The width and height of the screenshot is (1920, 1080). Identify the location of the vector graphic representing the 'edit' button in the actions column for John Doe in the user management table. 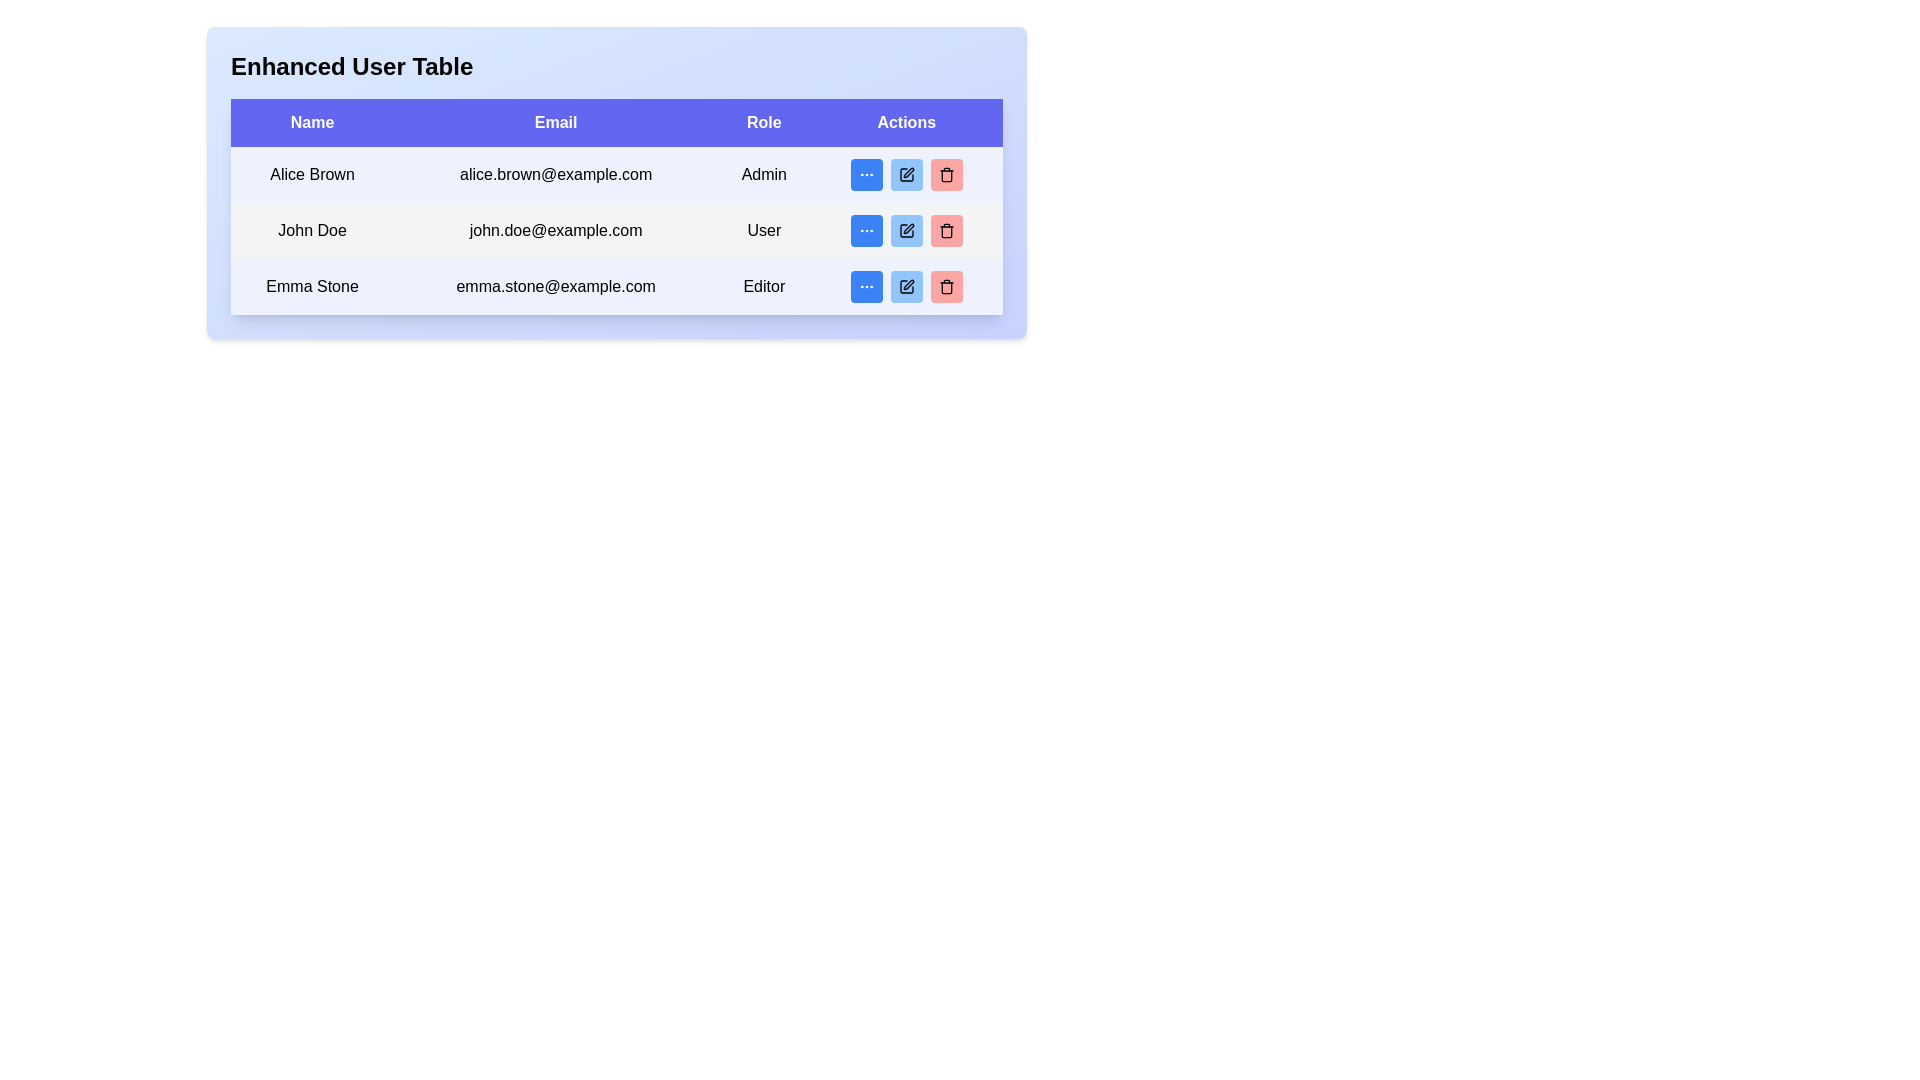
(905, 173).